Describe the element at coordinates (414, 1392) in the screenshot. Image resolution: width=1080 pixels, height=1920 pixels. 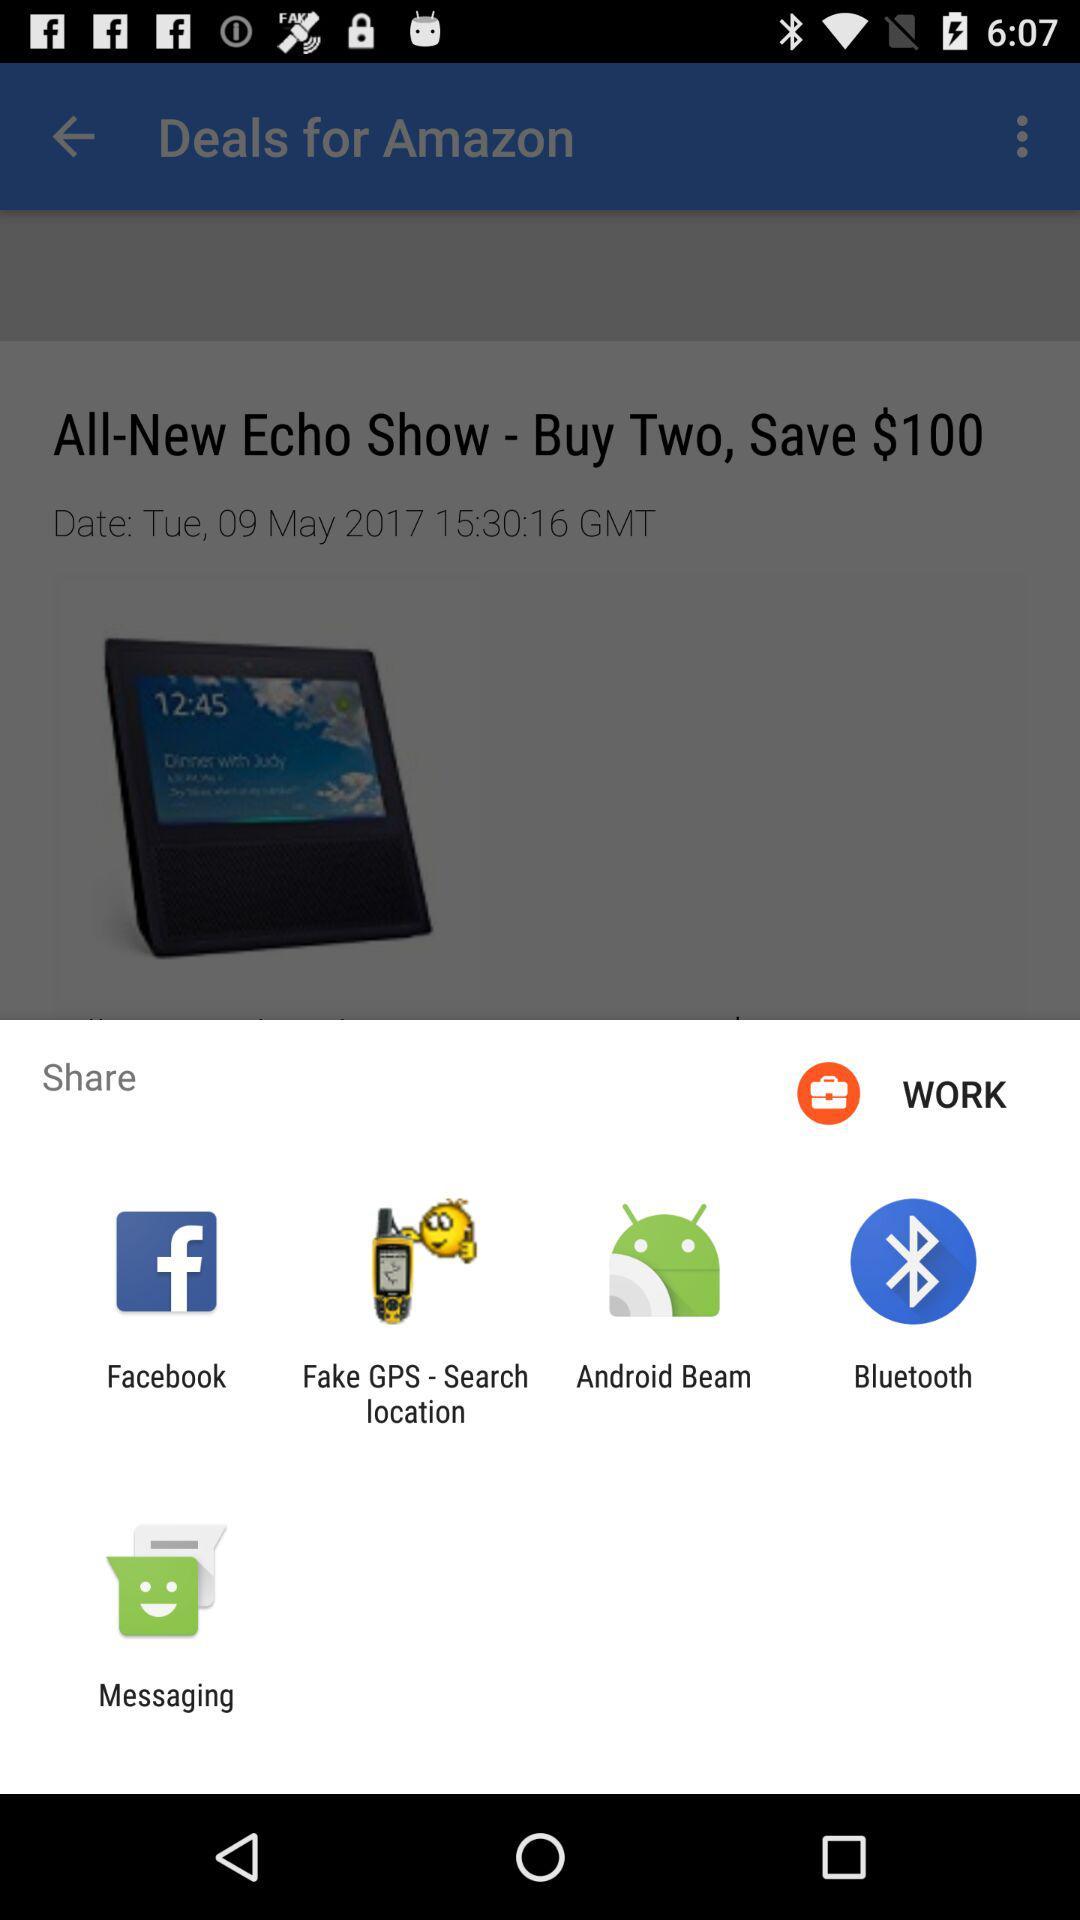
I see `the app to the left of android beam app` at that location.